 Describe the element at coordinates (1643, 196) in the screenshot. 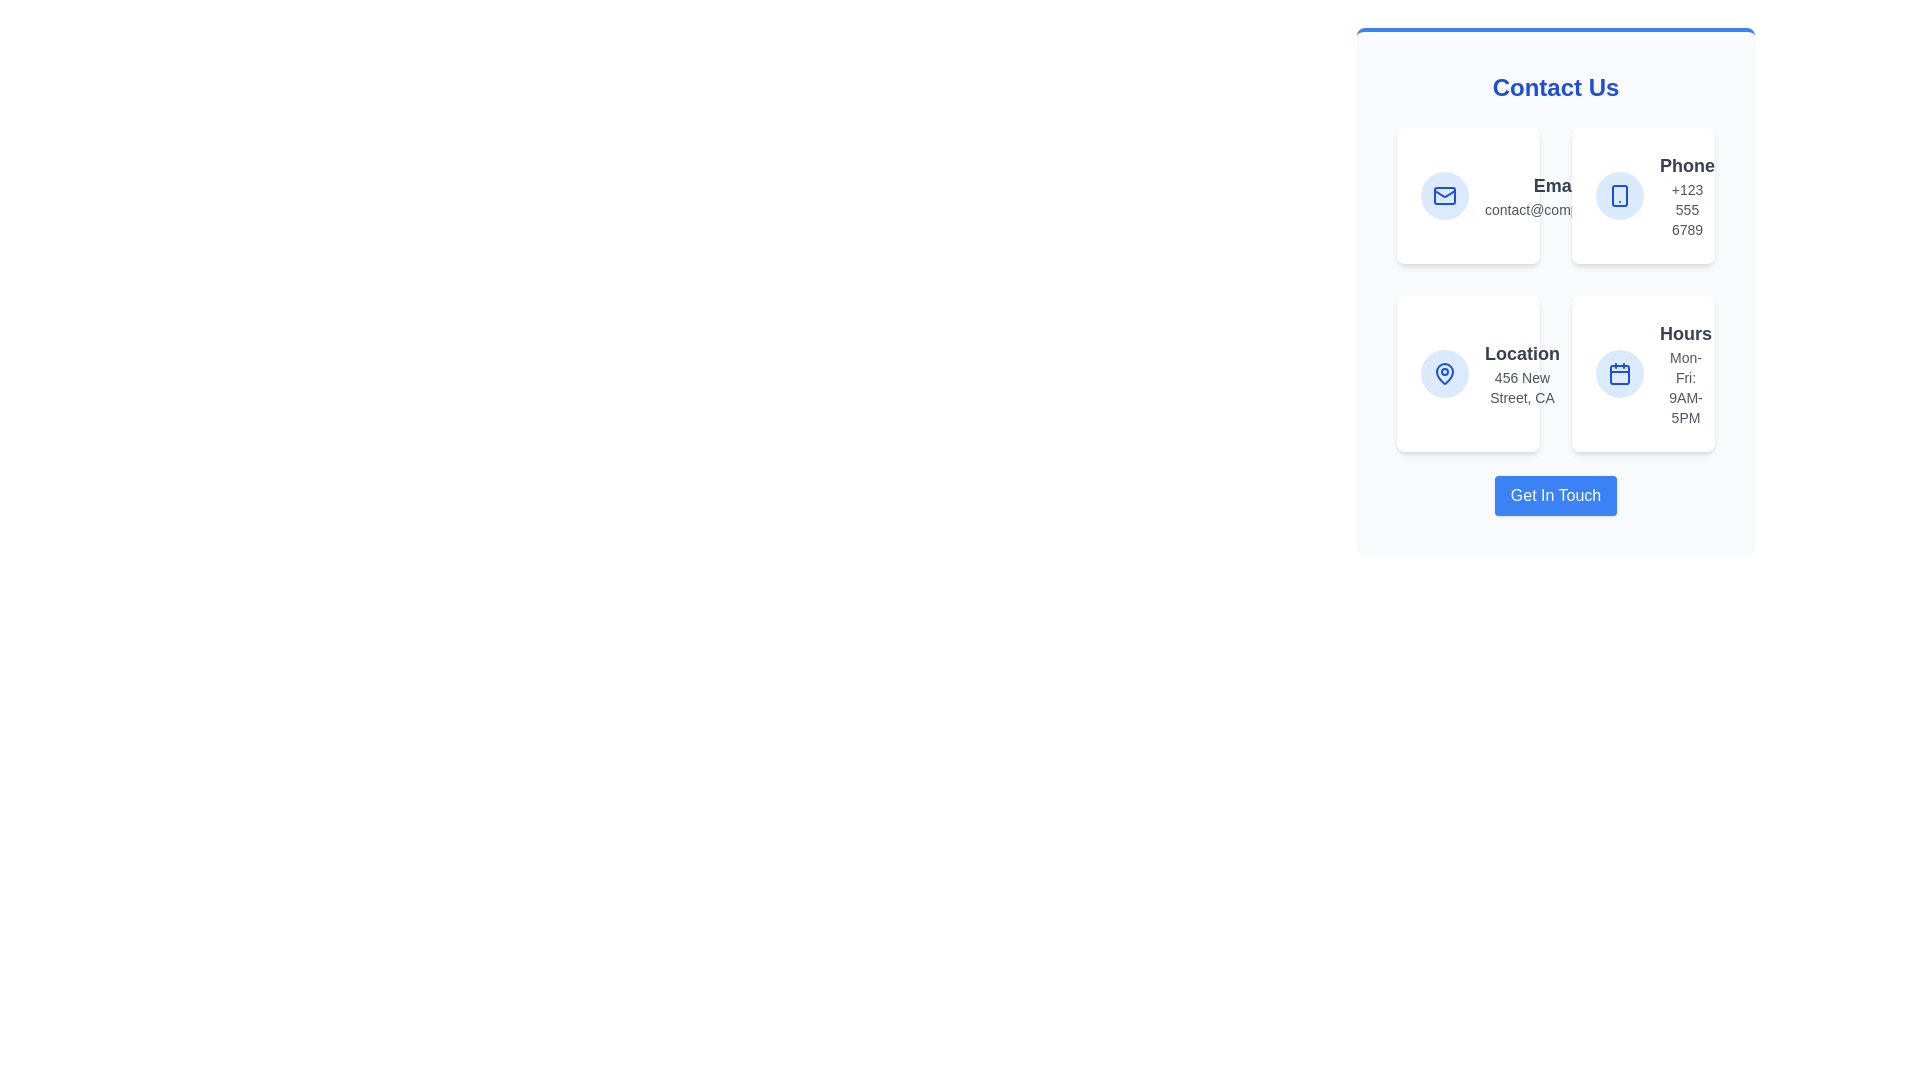

I see `information from the 'Phone' information card located in the top-right corner of the grid, which contains the title 'Phone' and the phone number '+123 555 6789'` at that location.